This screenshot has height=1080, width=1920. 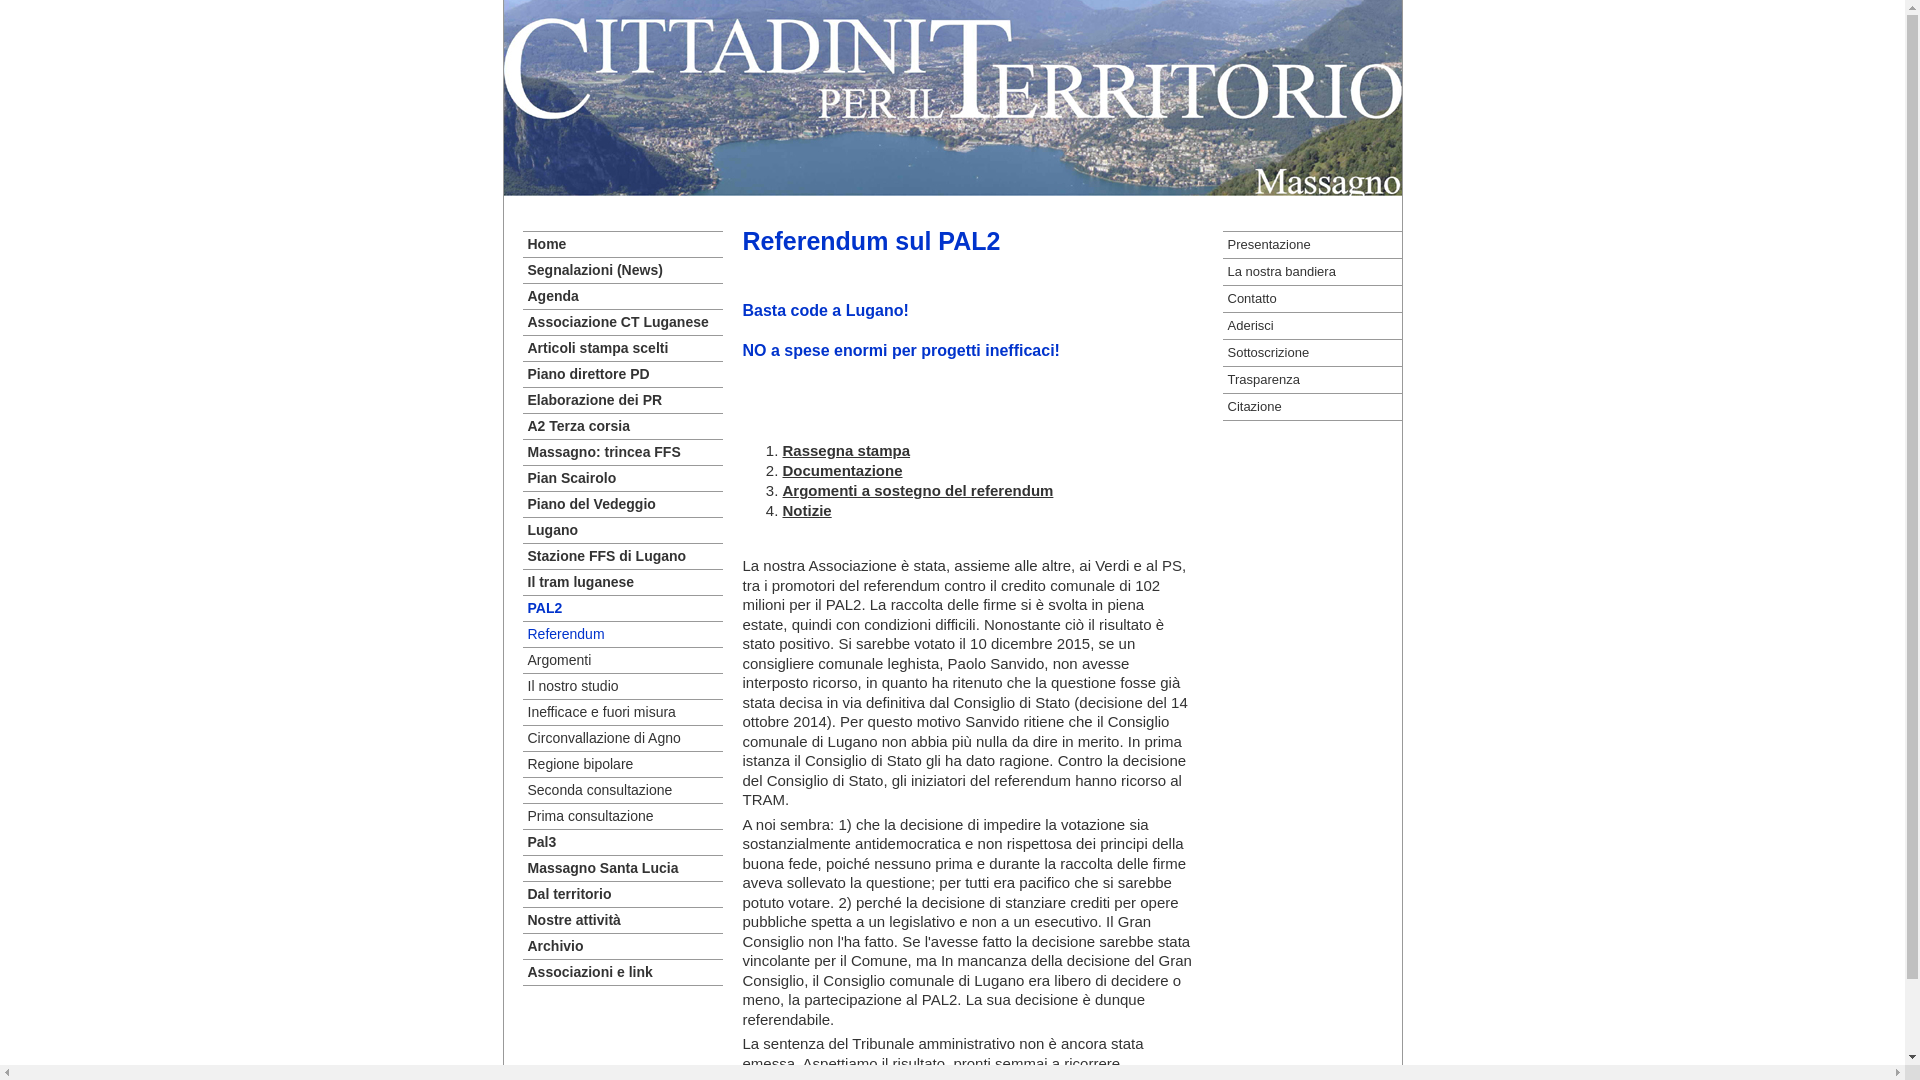 I want to click on 'Trasparenza', so click(x=1311, y=380).